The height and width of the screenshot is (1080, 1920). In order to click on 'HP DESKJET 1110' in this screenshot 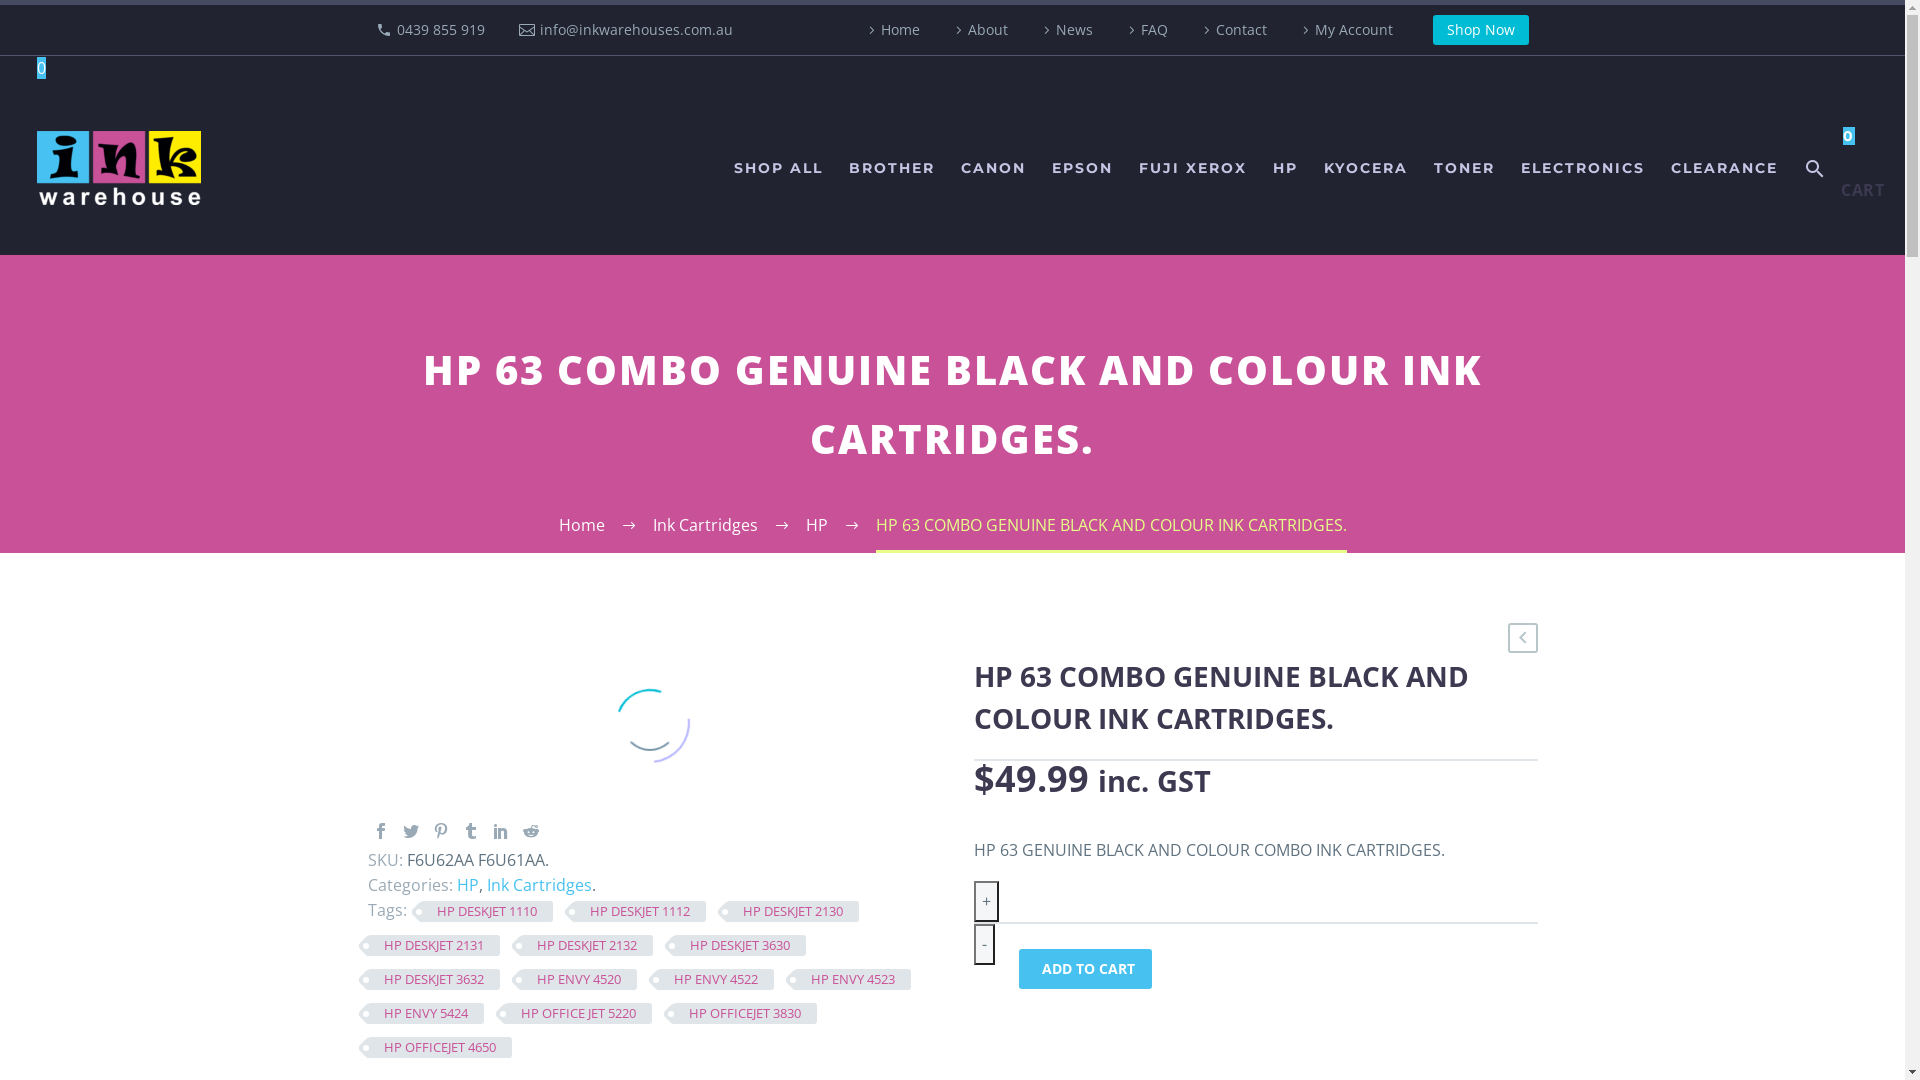, I will do `click(419, 911)`.